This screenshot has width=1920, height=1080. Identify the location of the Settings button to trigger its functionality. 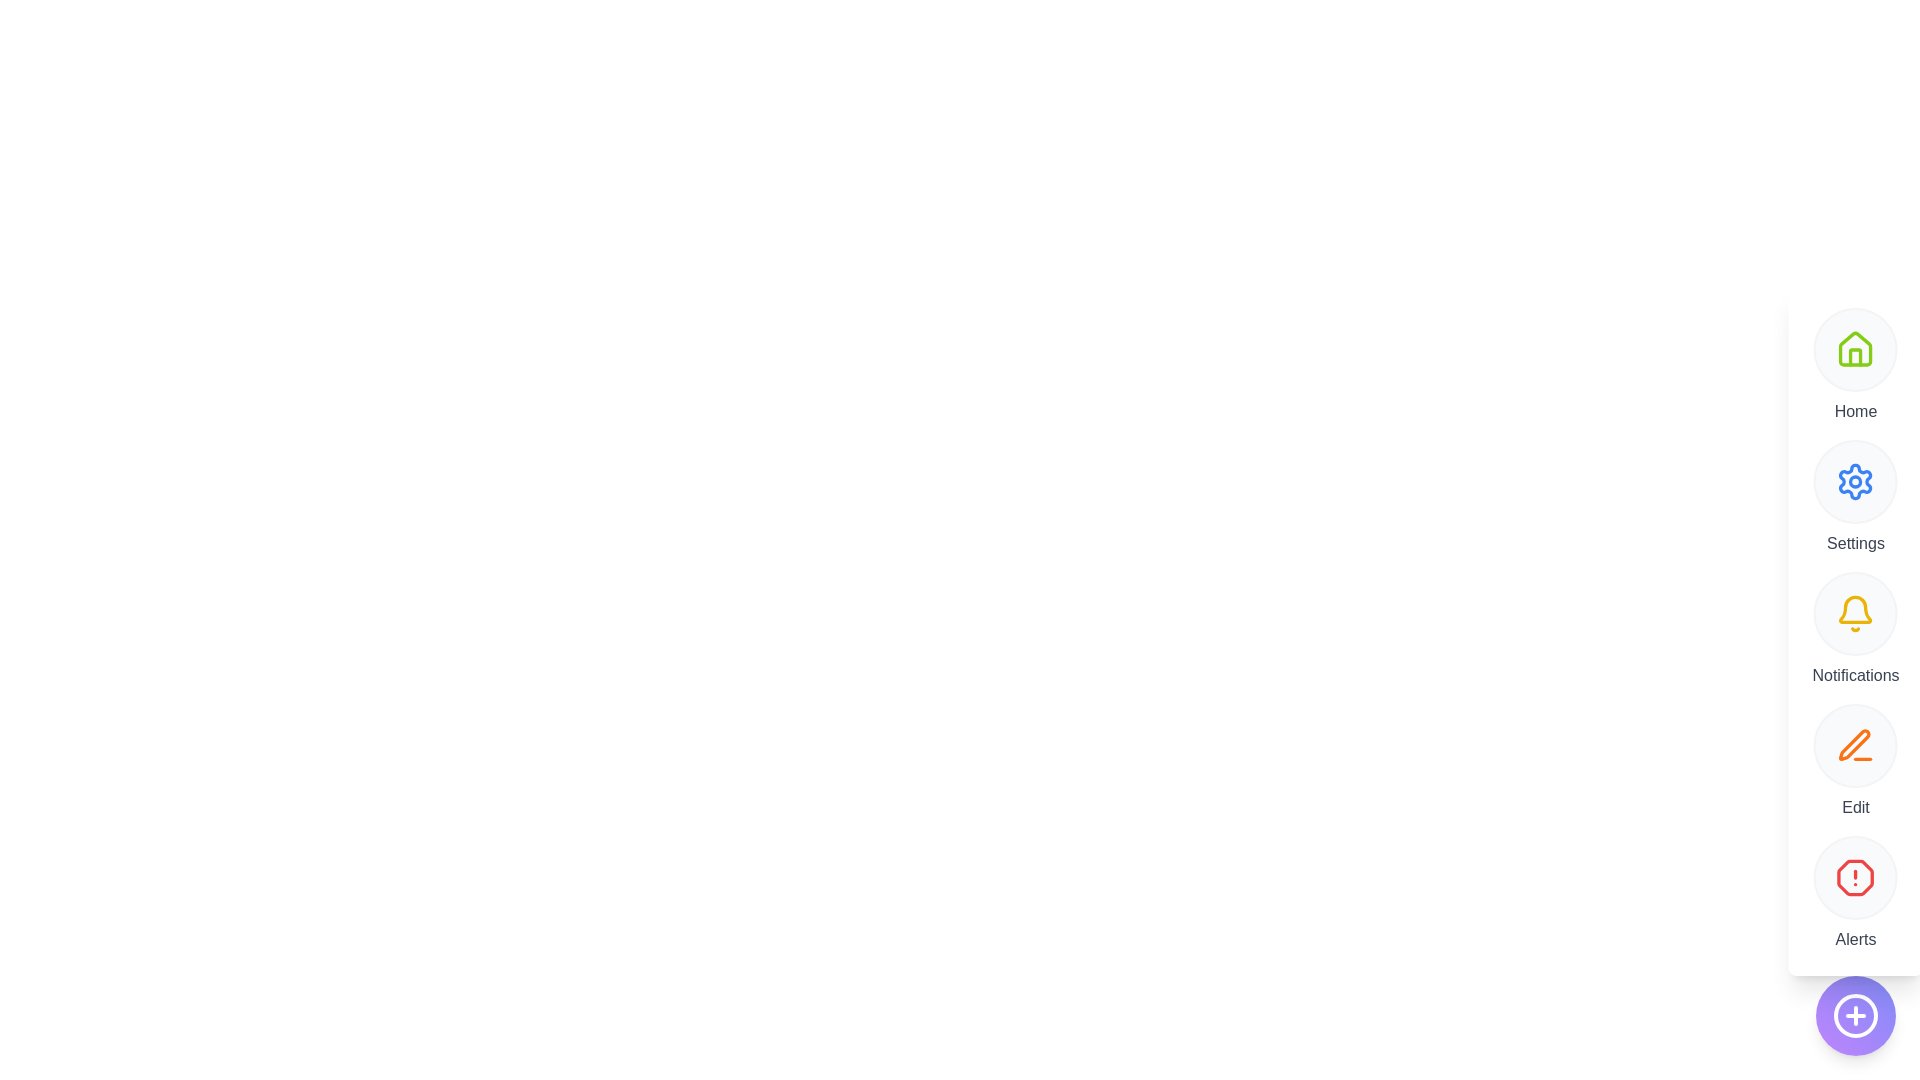
(1855, 482).